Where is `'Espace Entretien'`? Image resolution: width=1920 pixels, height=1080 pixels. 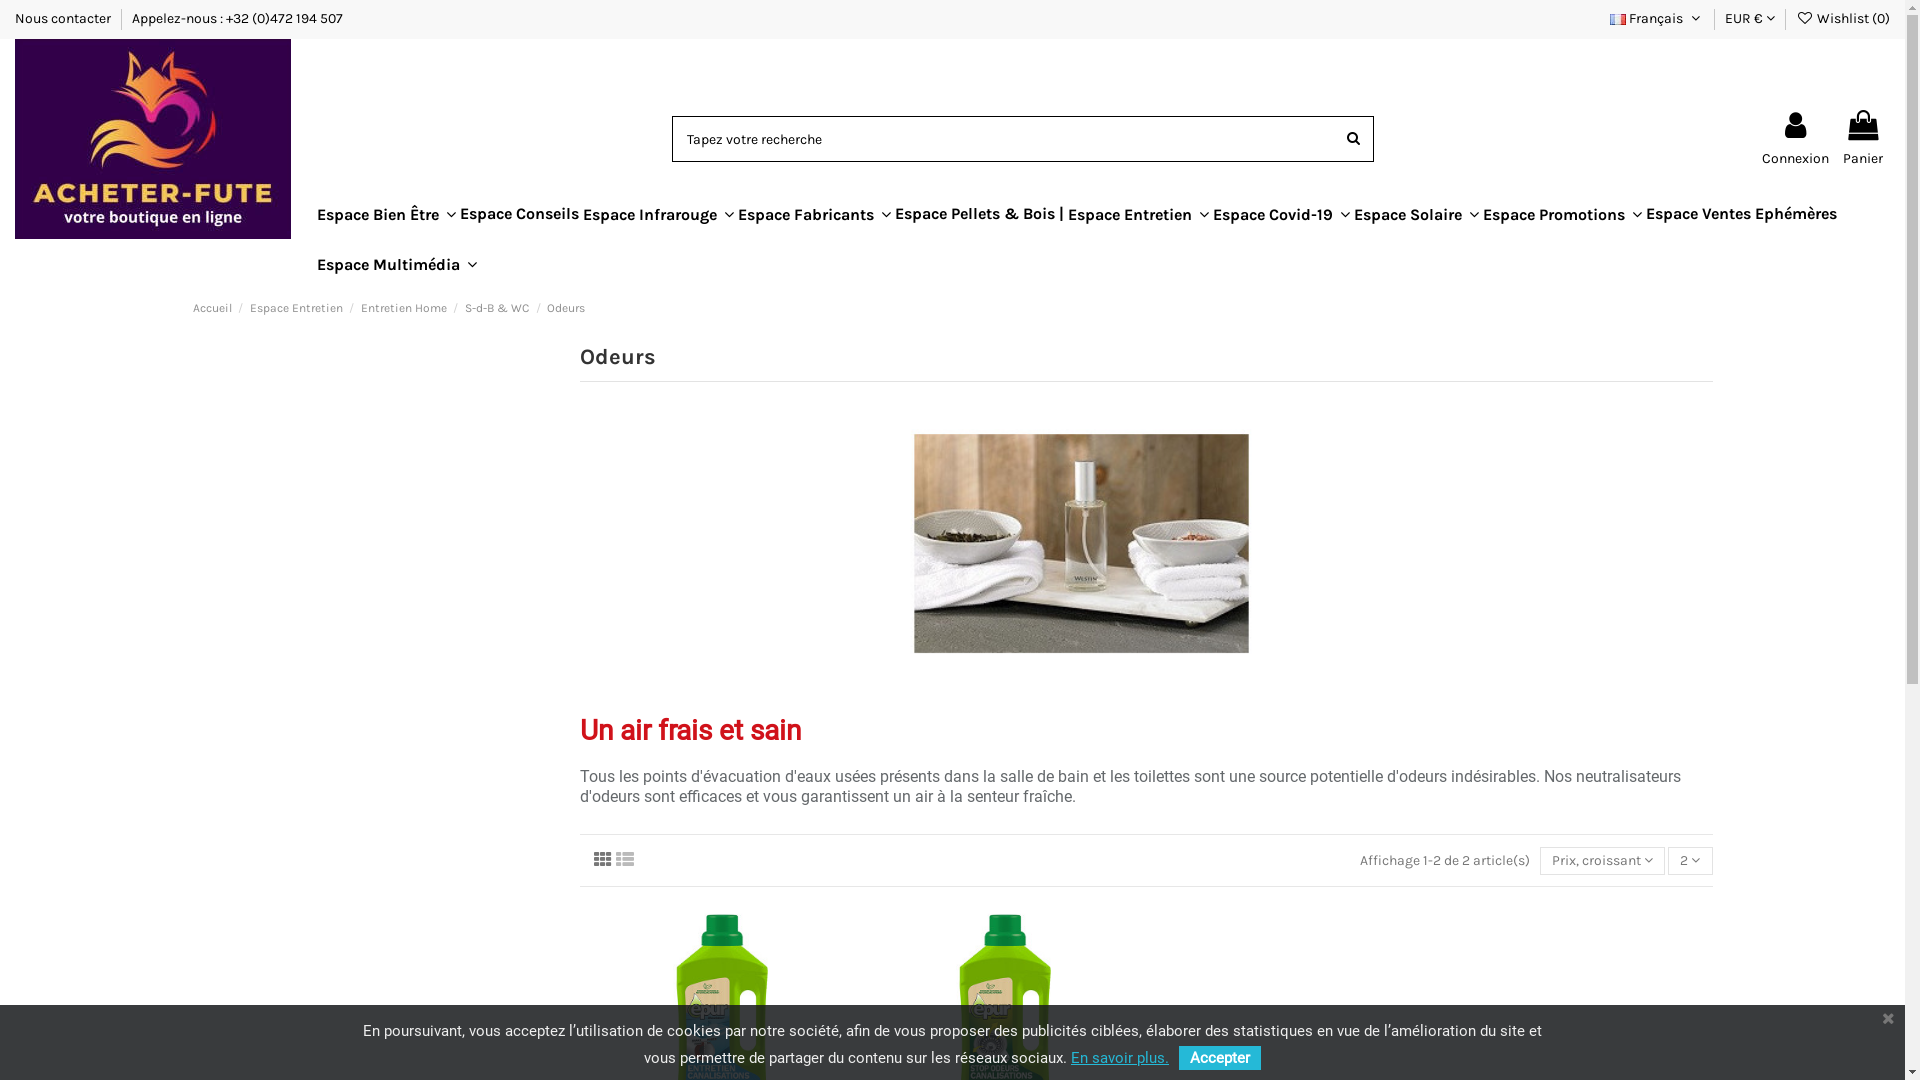
'Espace Entretien' is located at coordinates (1138, 213).